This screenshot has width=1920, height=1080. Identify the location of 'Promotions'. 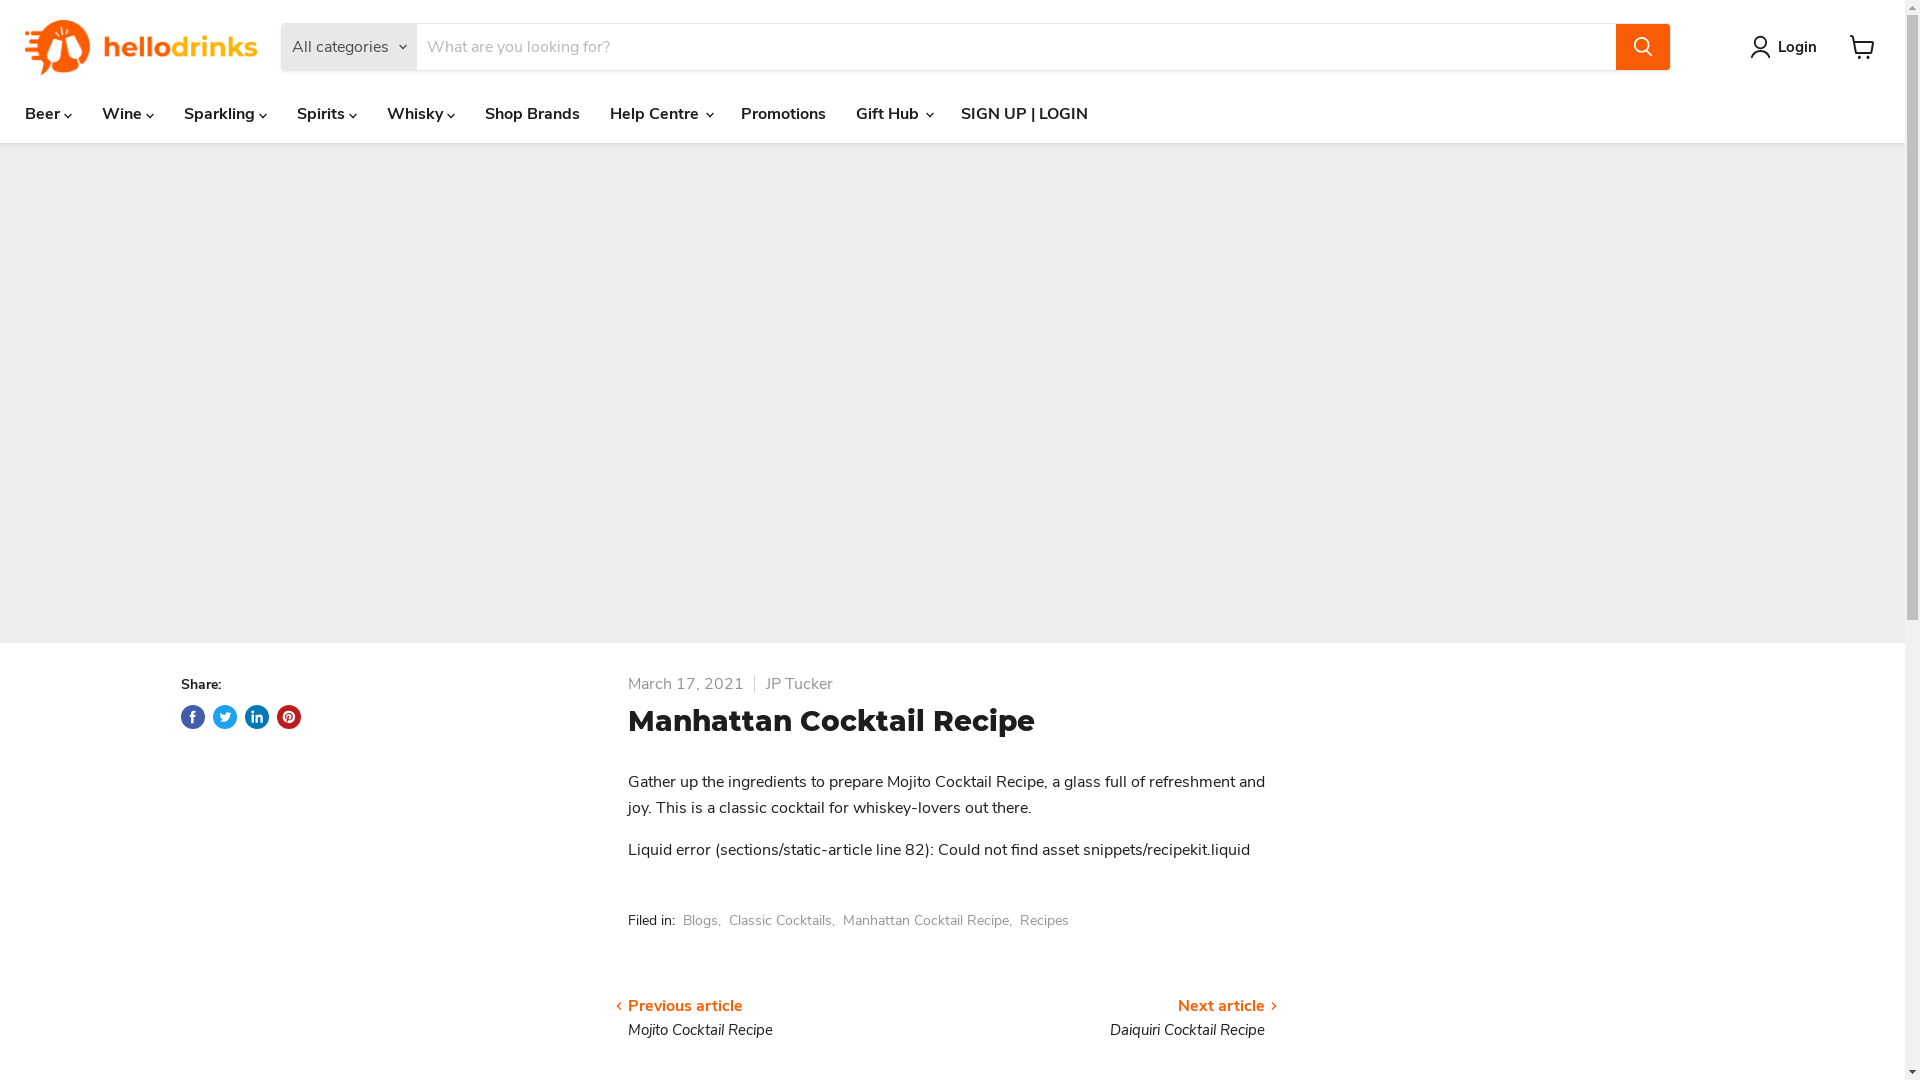
(782, 114).